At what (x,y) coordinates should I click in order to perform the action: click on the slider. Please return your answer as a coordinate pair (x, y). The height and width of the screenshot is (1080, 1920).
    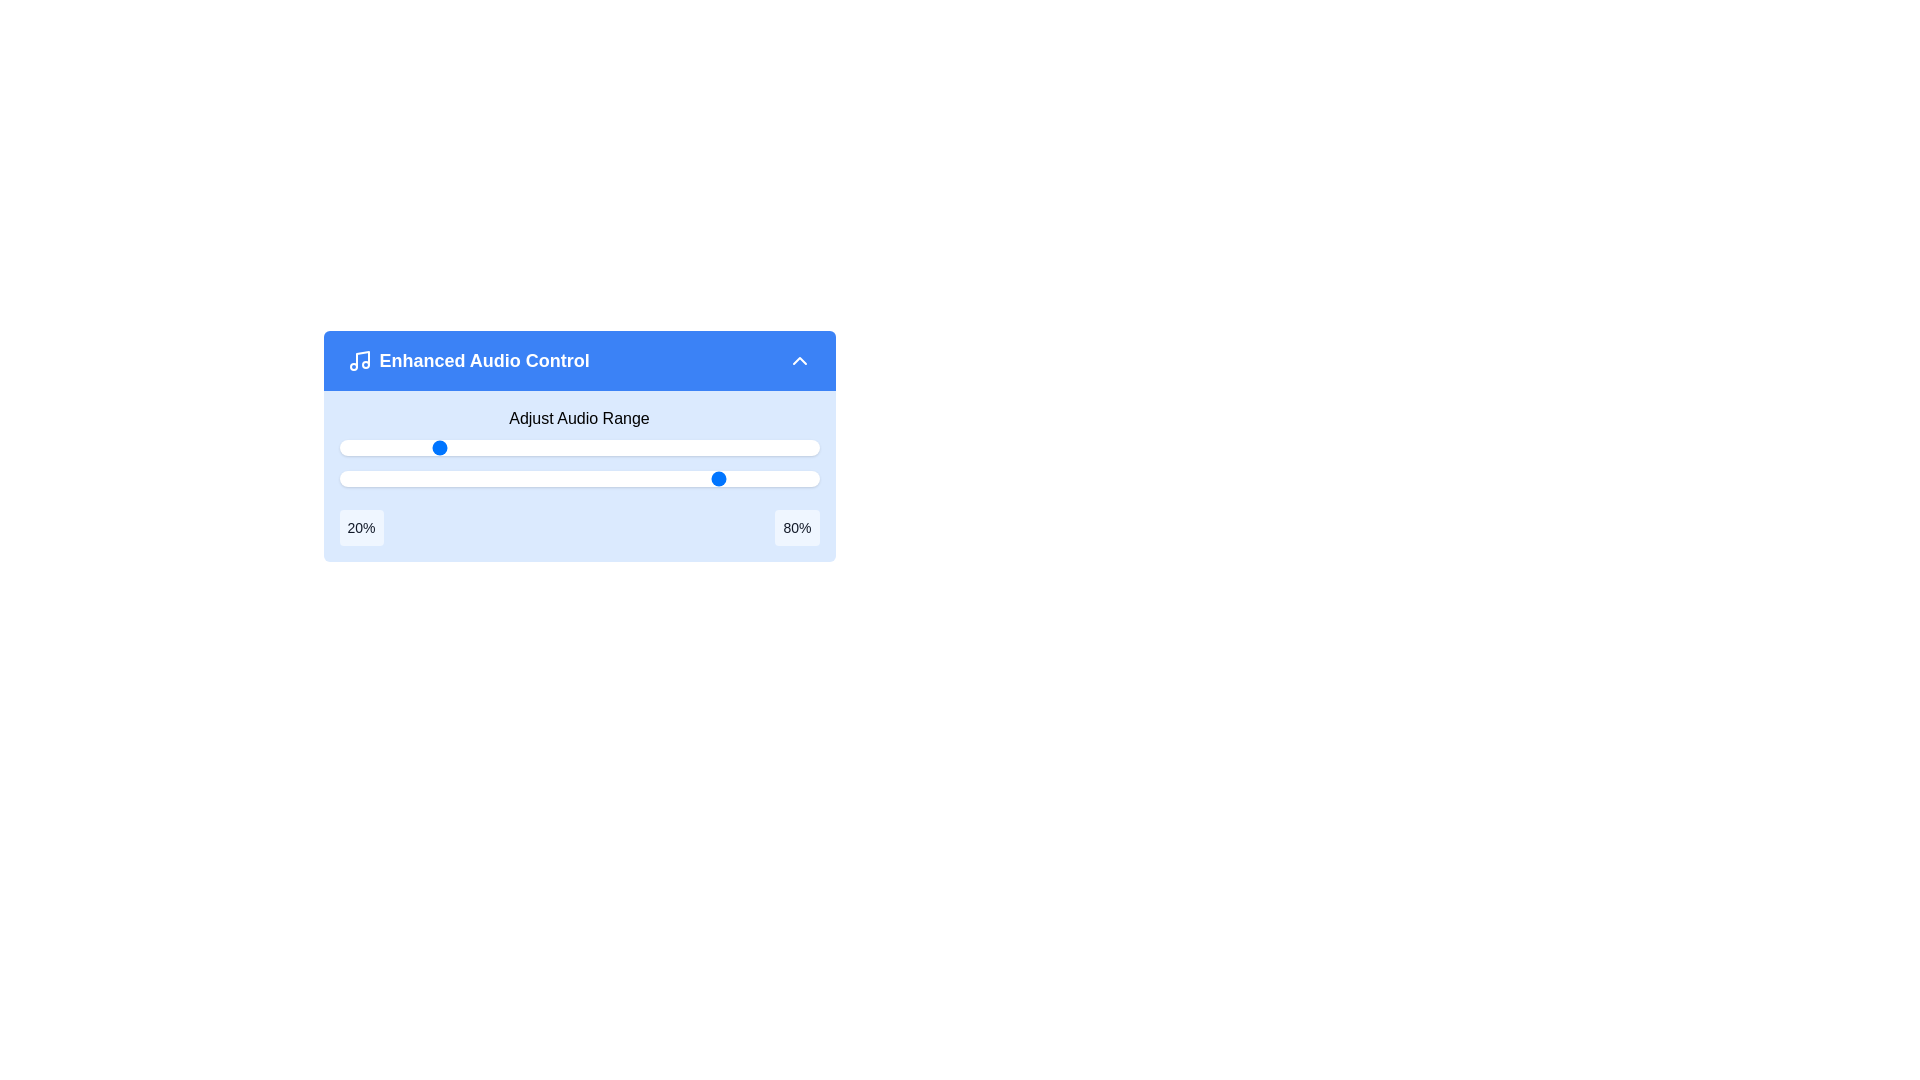
    Looking at the image, I should click on (397, 478).